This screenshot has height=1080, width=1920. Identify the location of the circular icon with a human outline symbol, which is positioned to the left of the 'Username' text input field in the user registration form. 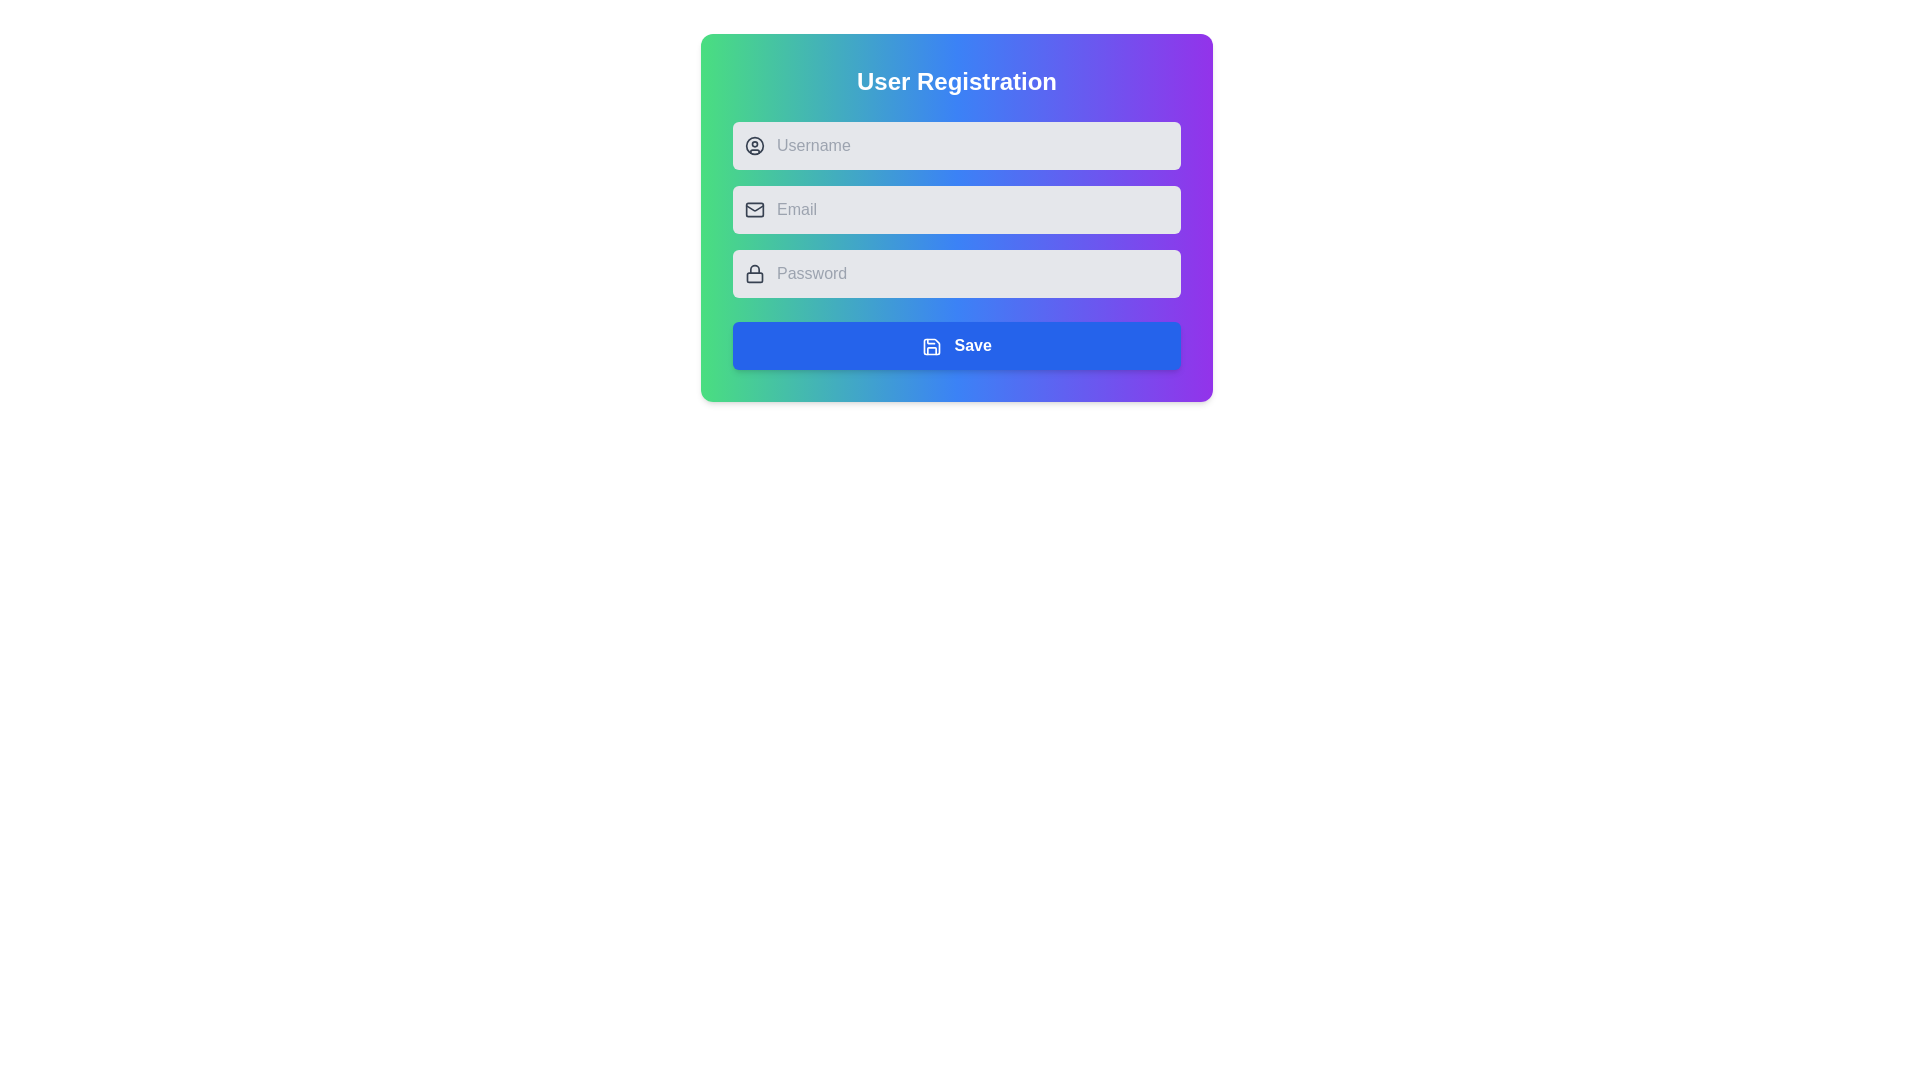
(753, 145).